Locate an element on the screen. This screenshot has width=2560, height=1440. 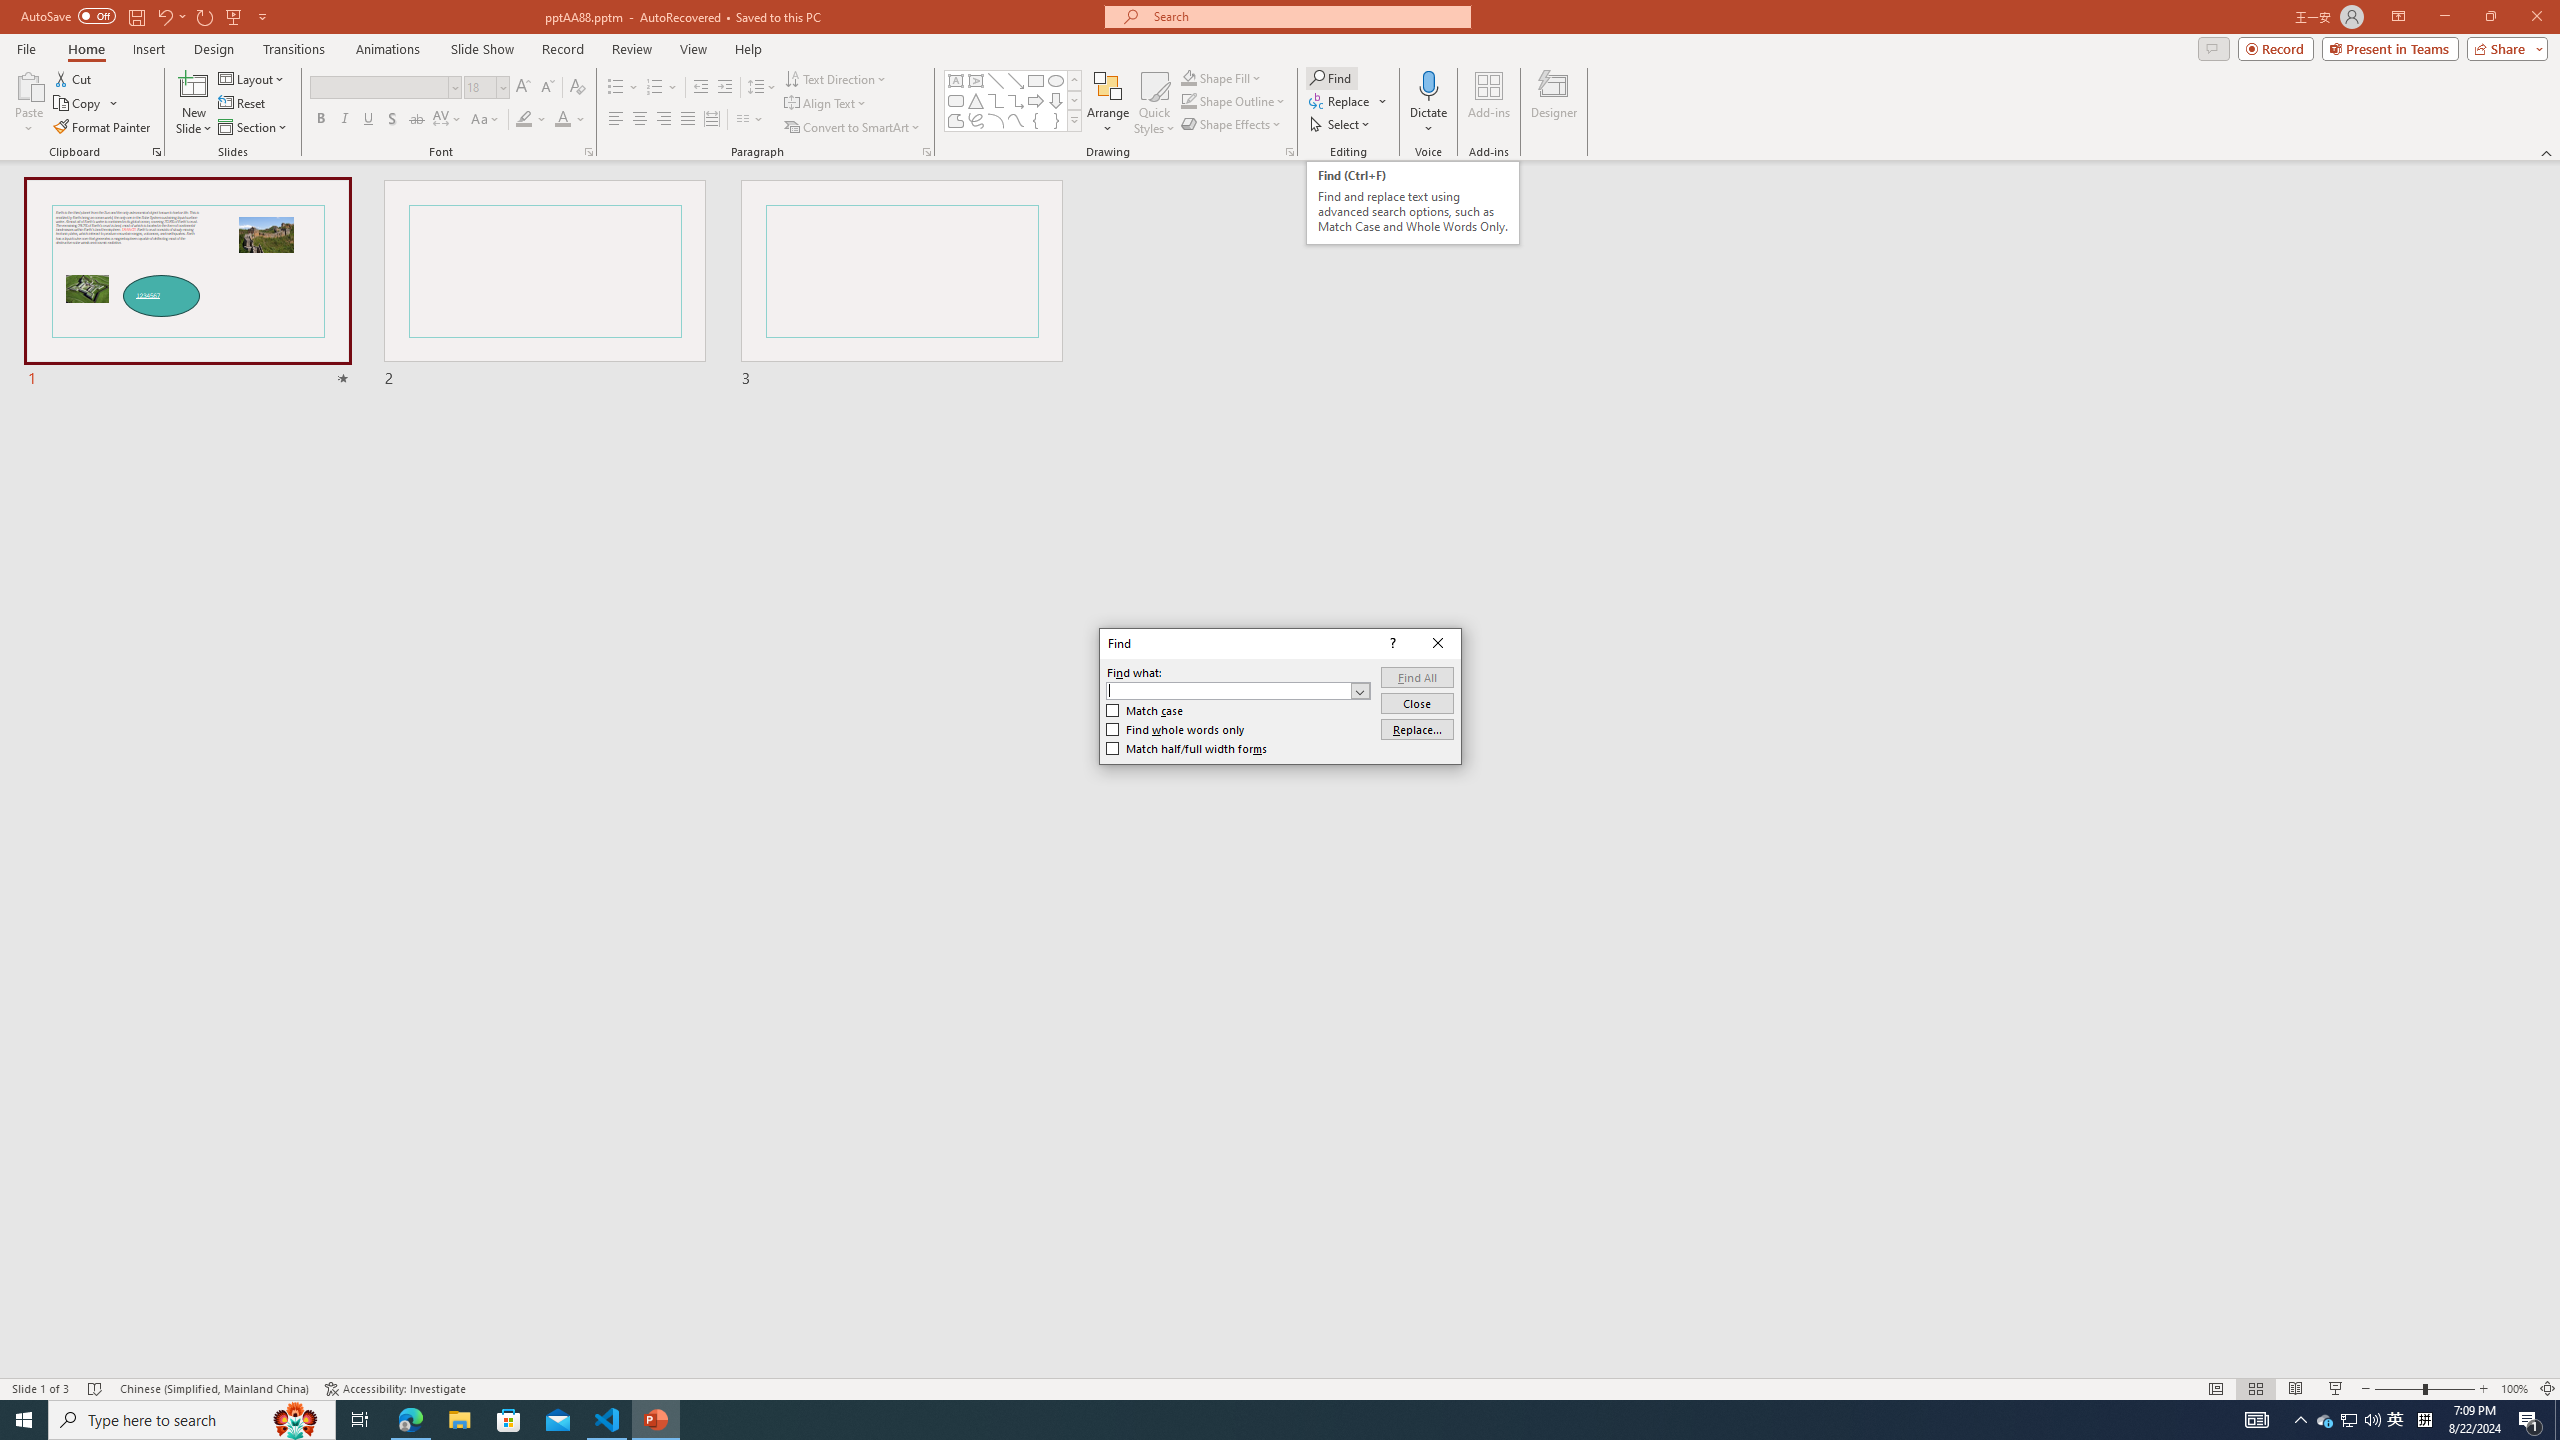
'Microsoft Edge - 1 running window' is located at coordinates (409, 1418).